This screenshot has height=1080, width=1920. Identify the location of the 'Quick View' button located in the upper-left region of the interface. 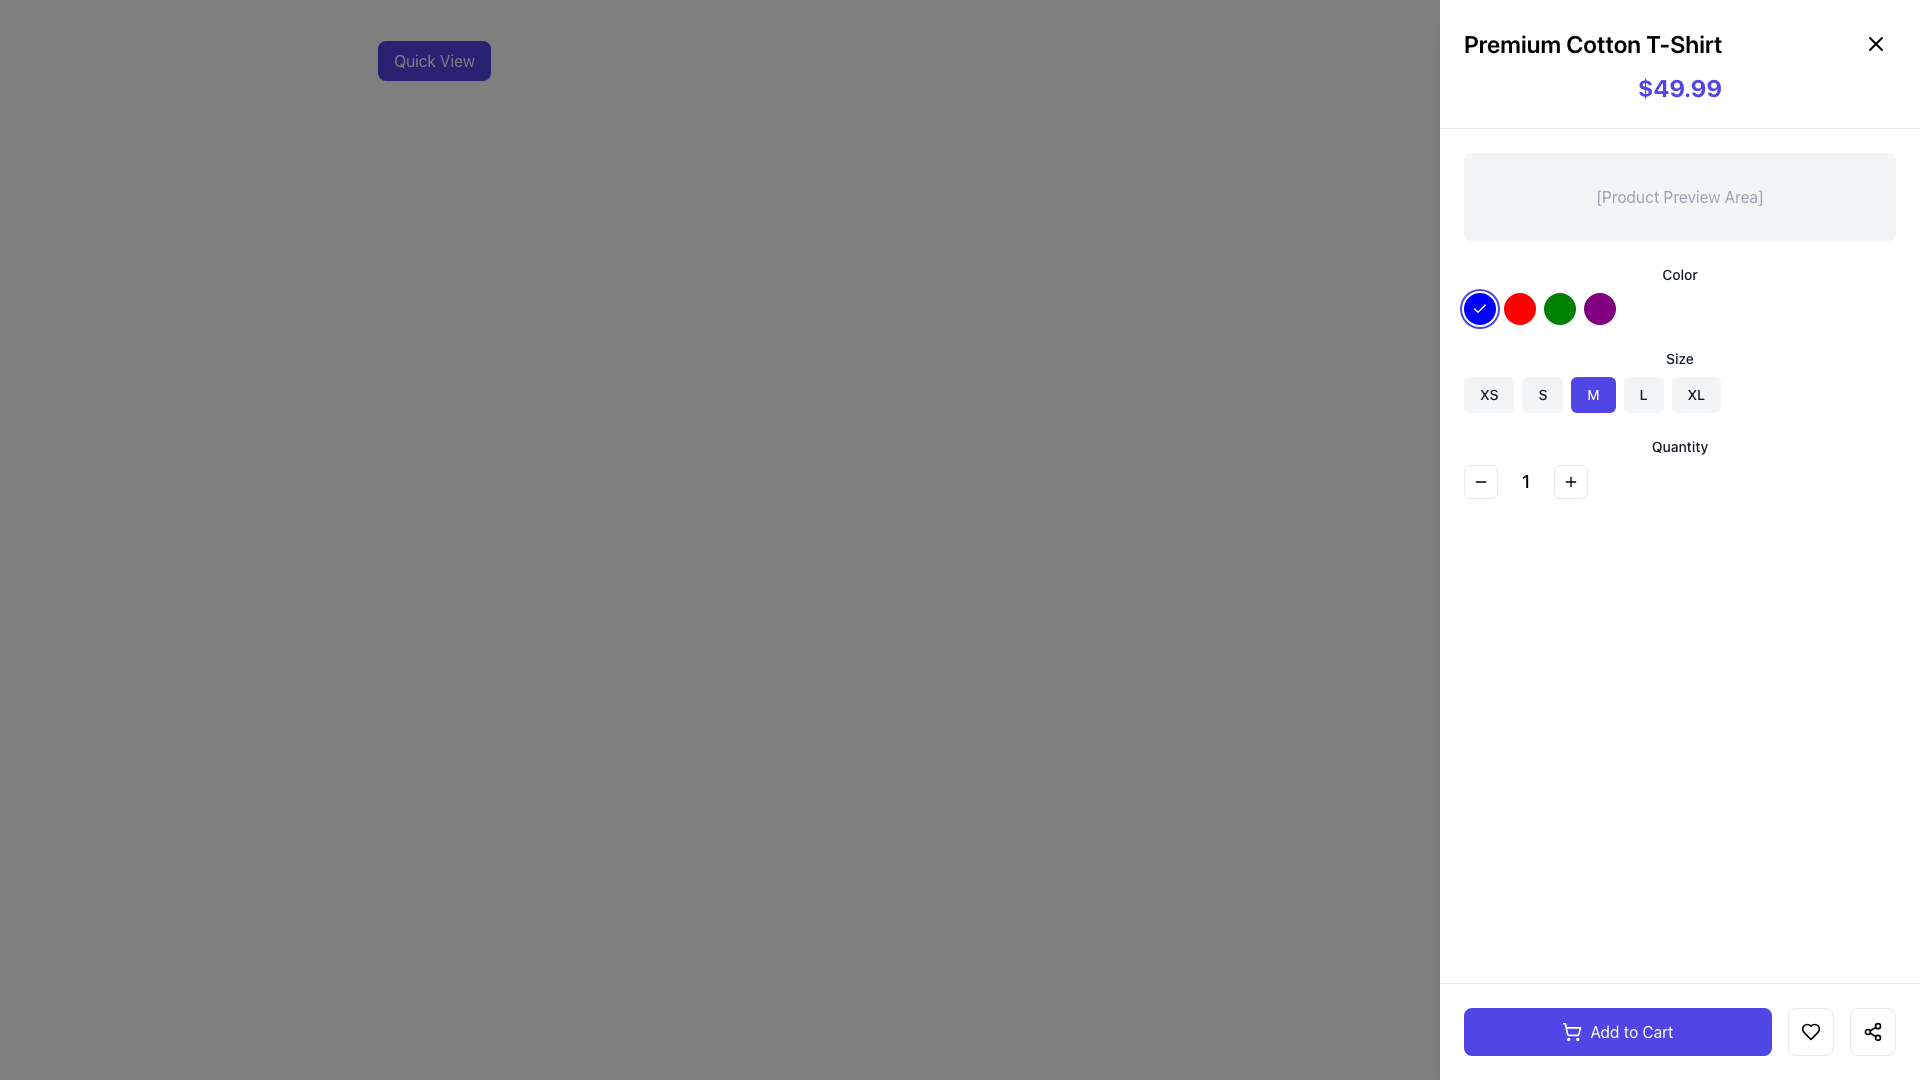
(433, 60).